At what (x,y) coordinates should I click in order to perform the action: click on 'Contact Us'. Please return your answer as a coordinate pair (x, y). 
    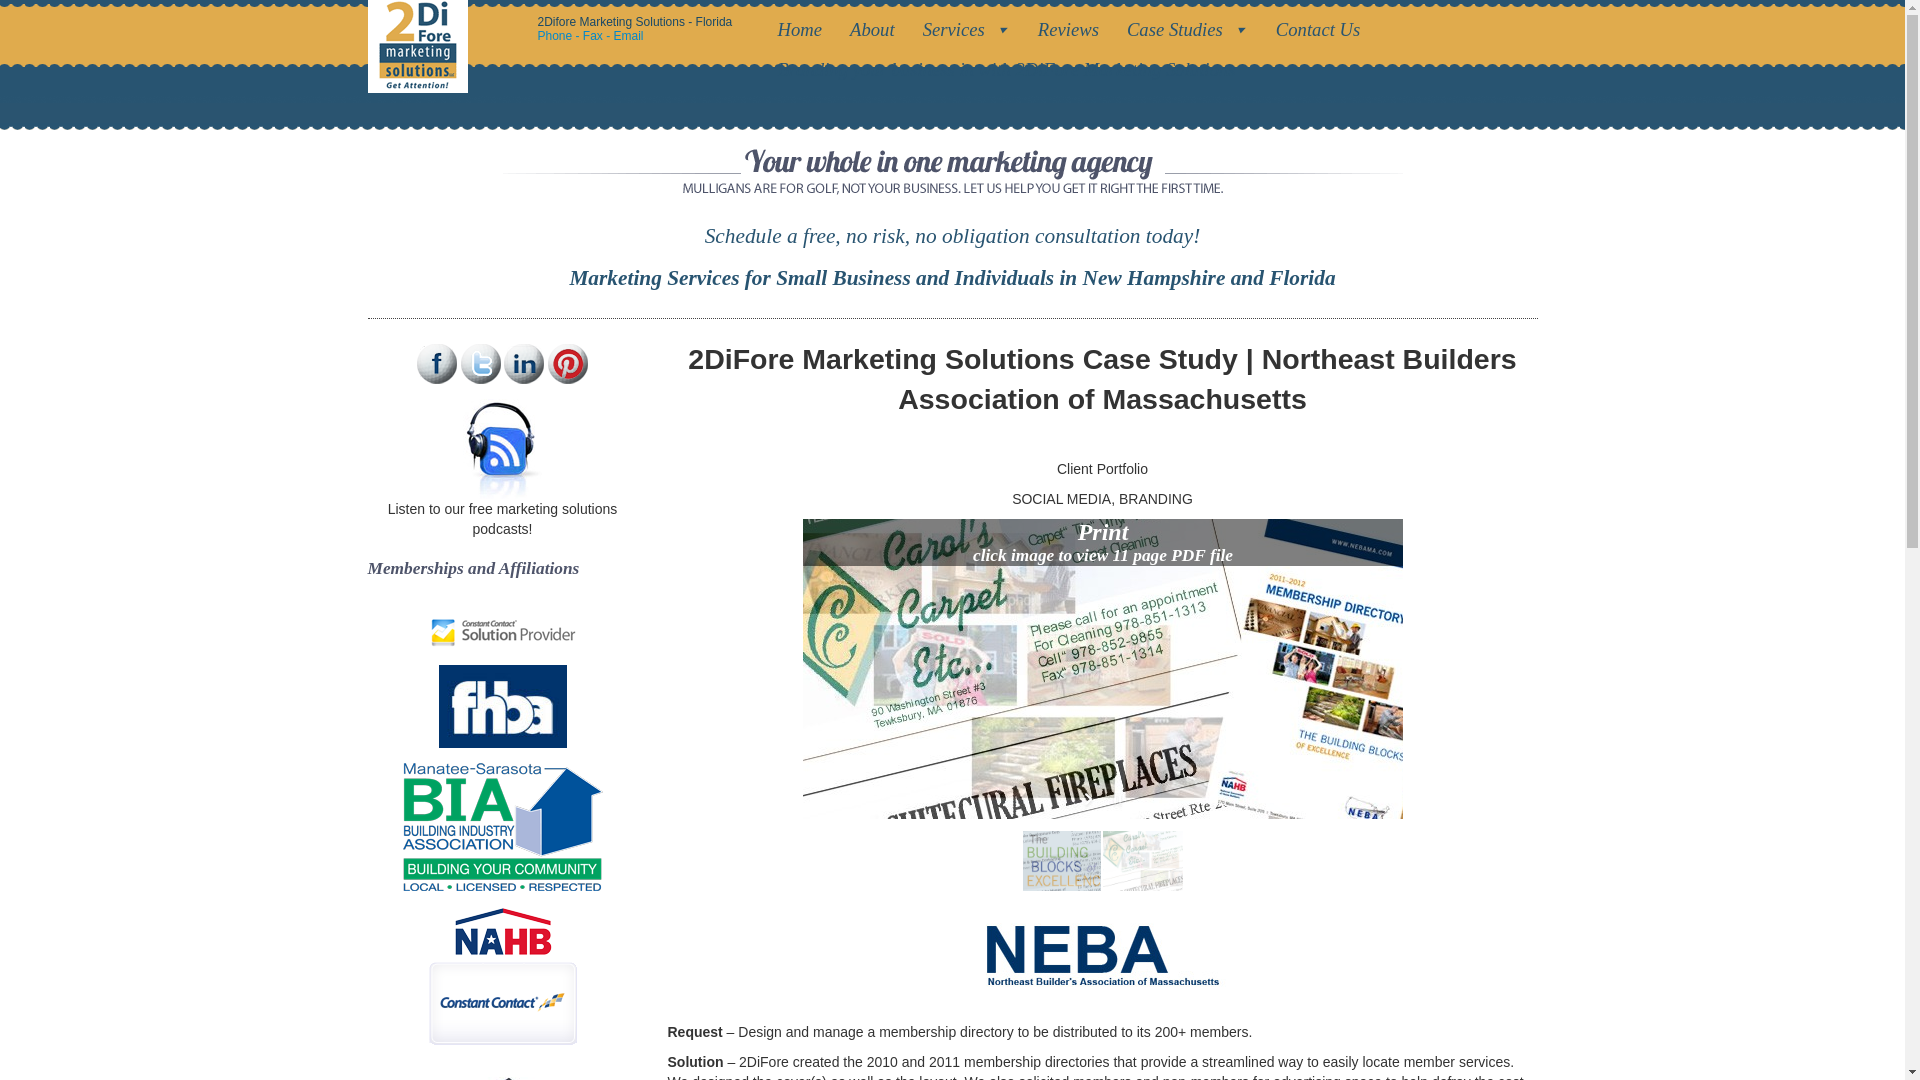
    Looking at the image, I should click on (1321, 30).